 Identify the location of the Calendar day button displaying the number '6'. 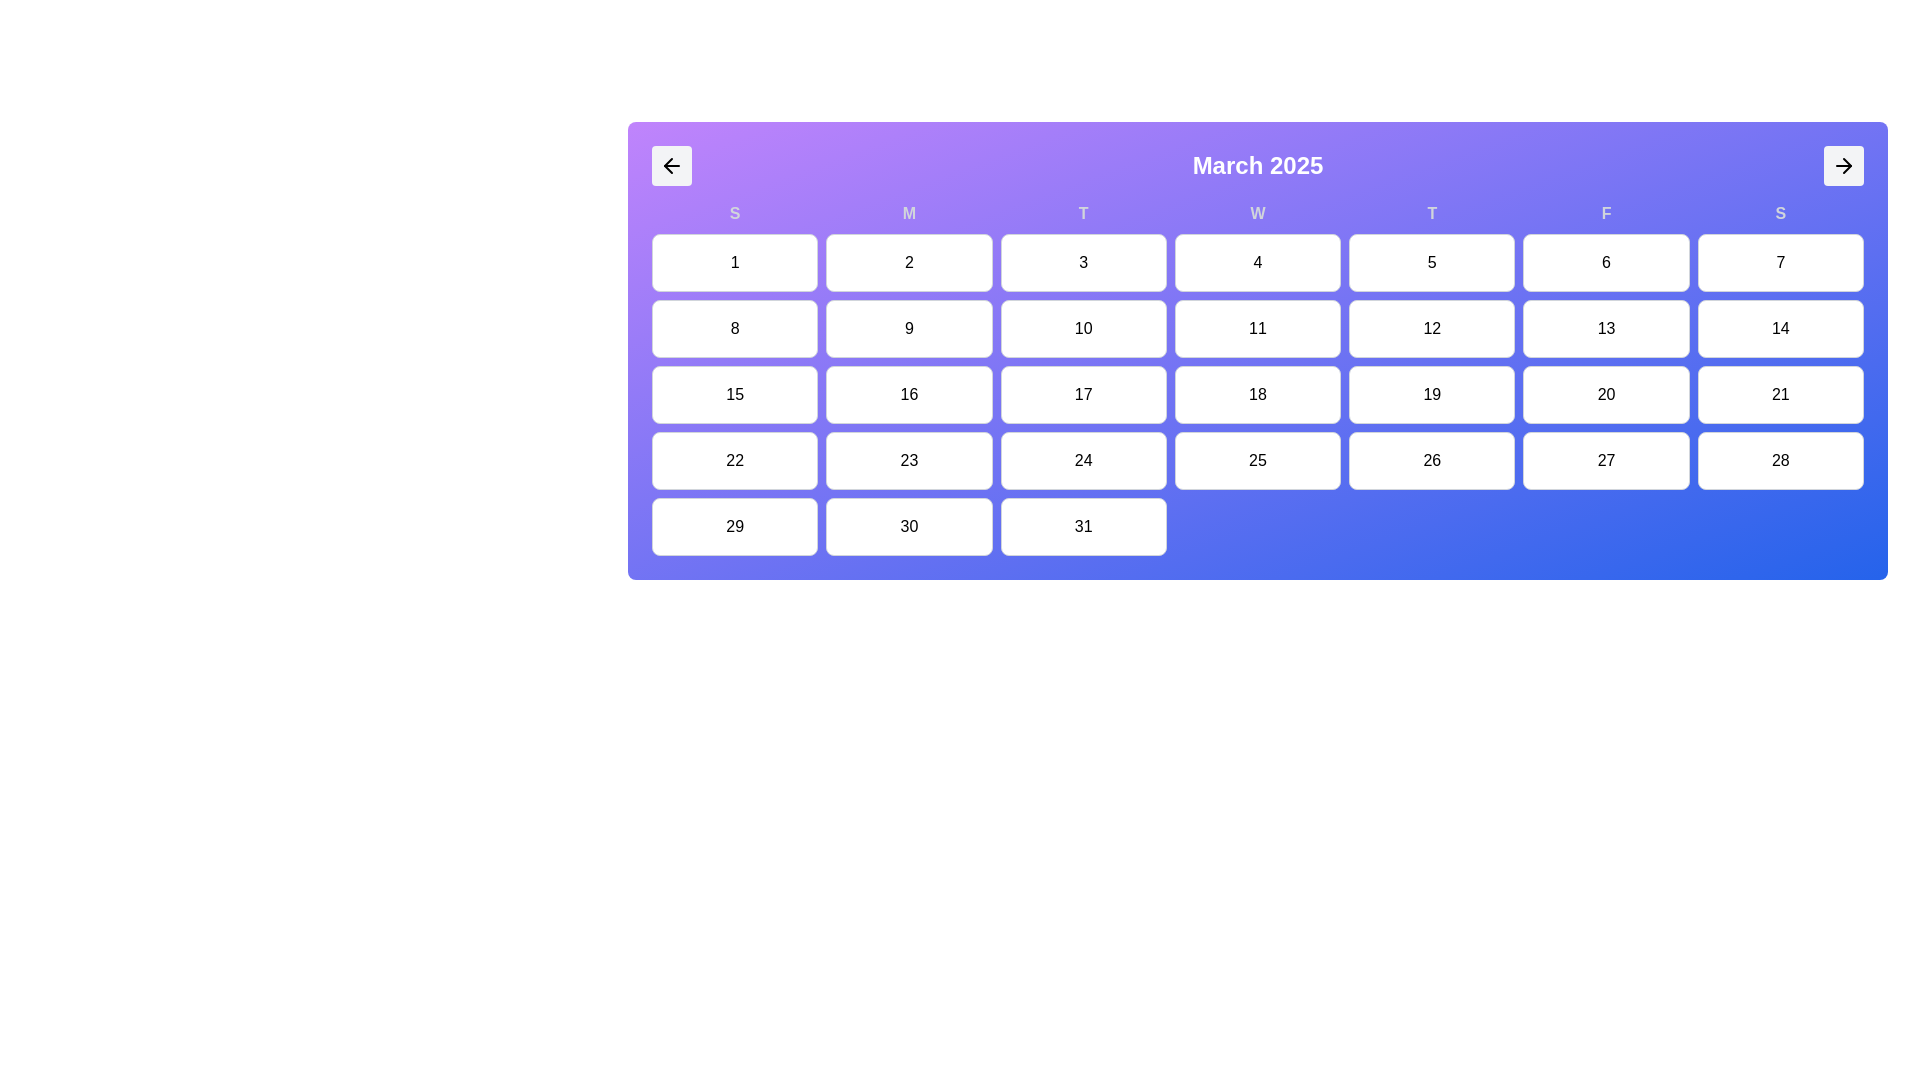
(1606, 261).